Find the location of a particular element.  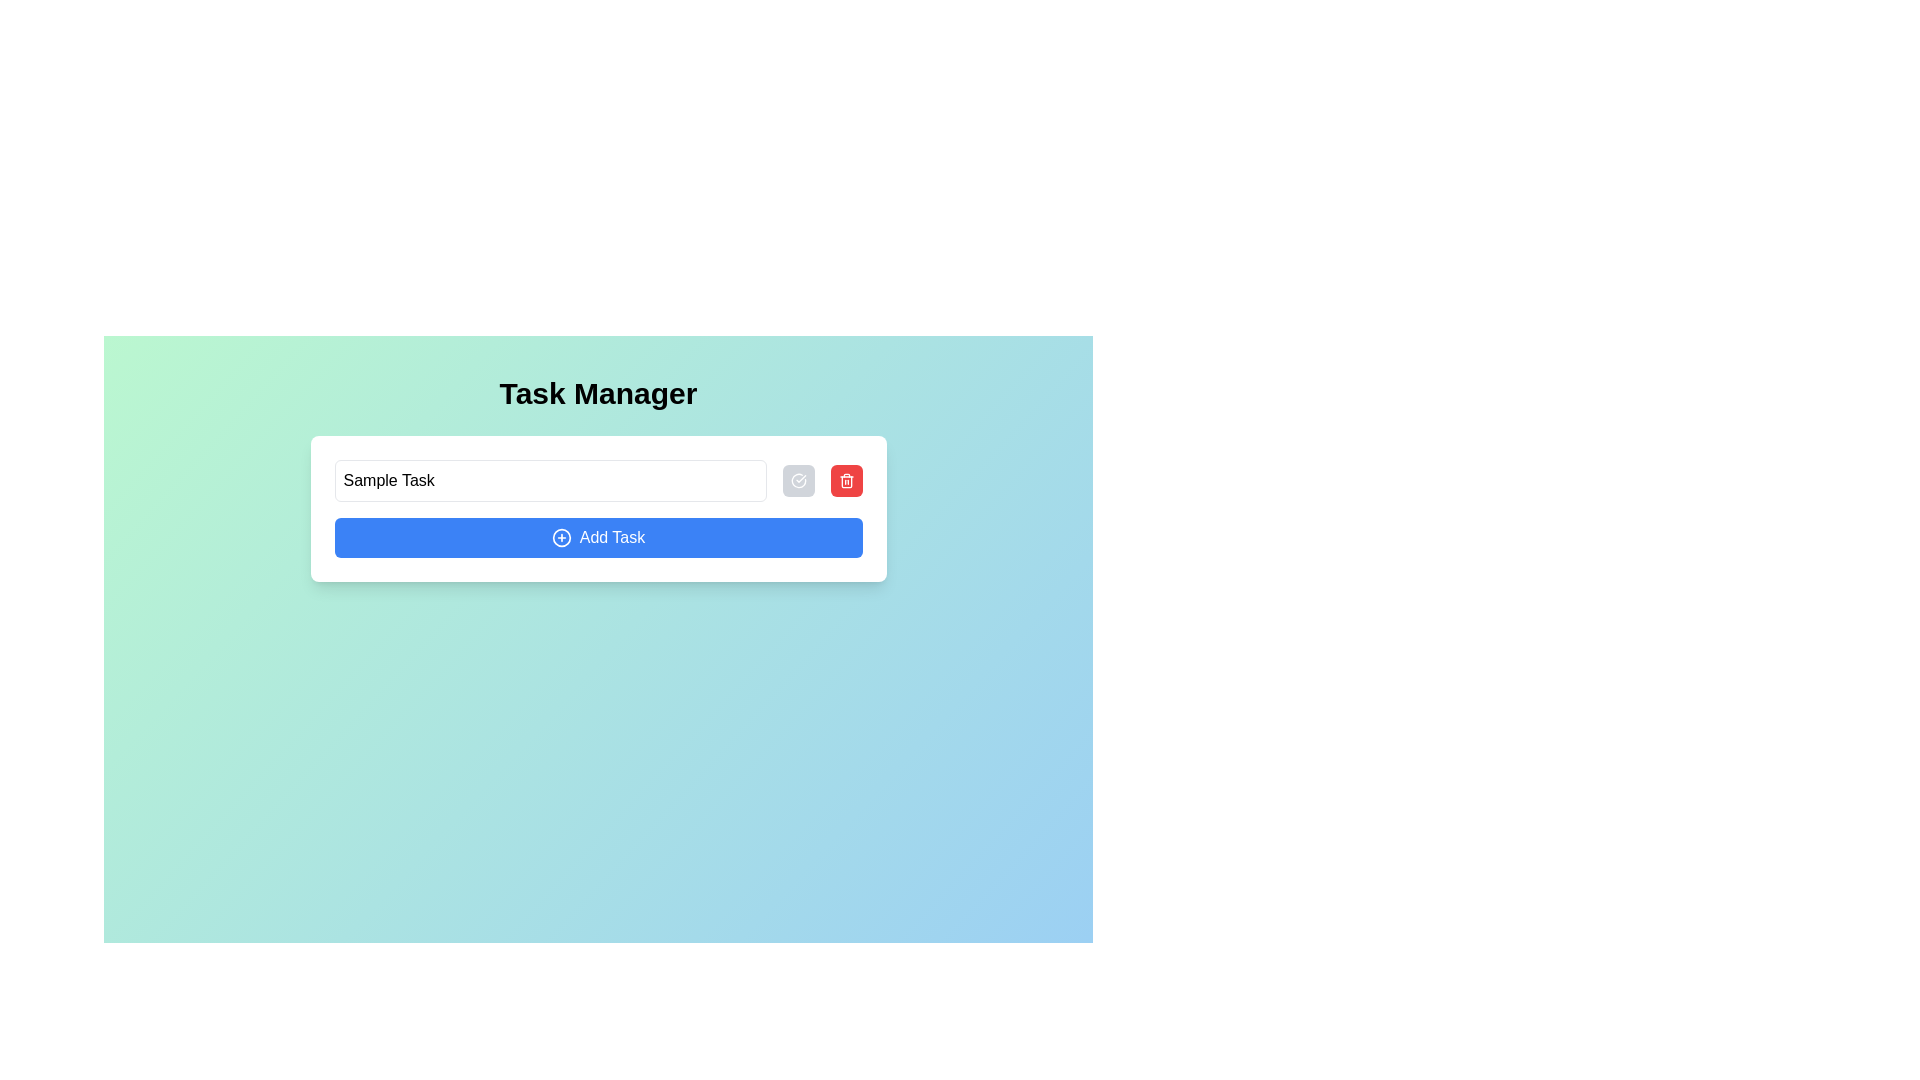

the 'Add Task' button located at the bottom of the white interface card, which is centered in a gradient background, to change its background color is located at coordinates (597, 508).